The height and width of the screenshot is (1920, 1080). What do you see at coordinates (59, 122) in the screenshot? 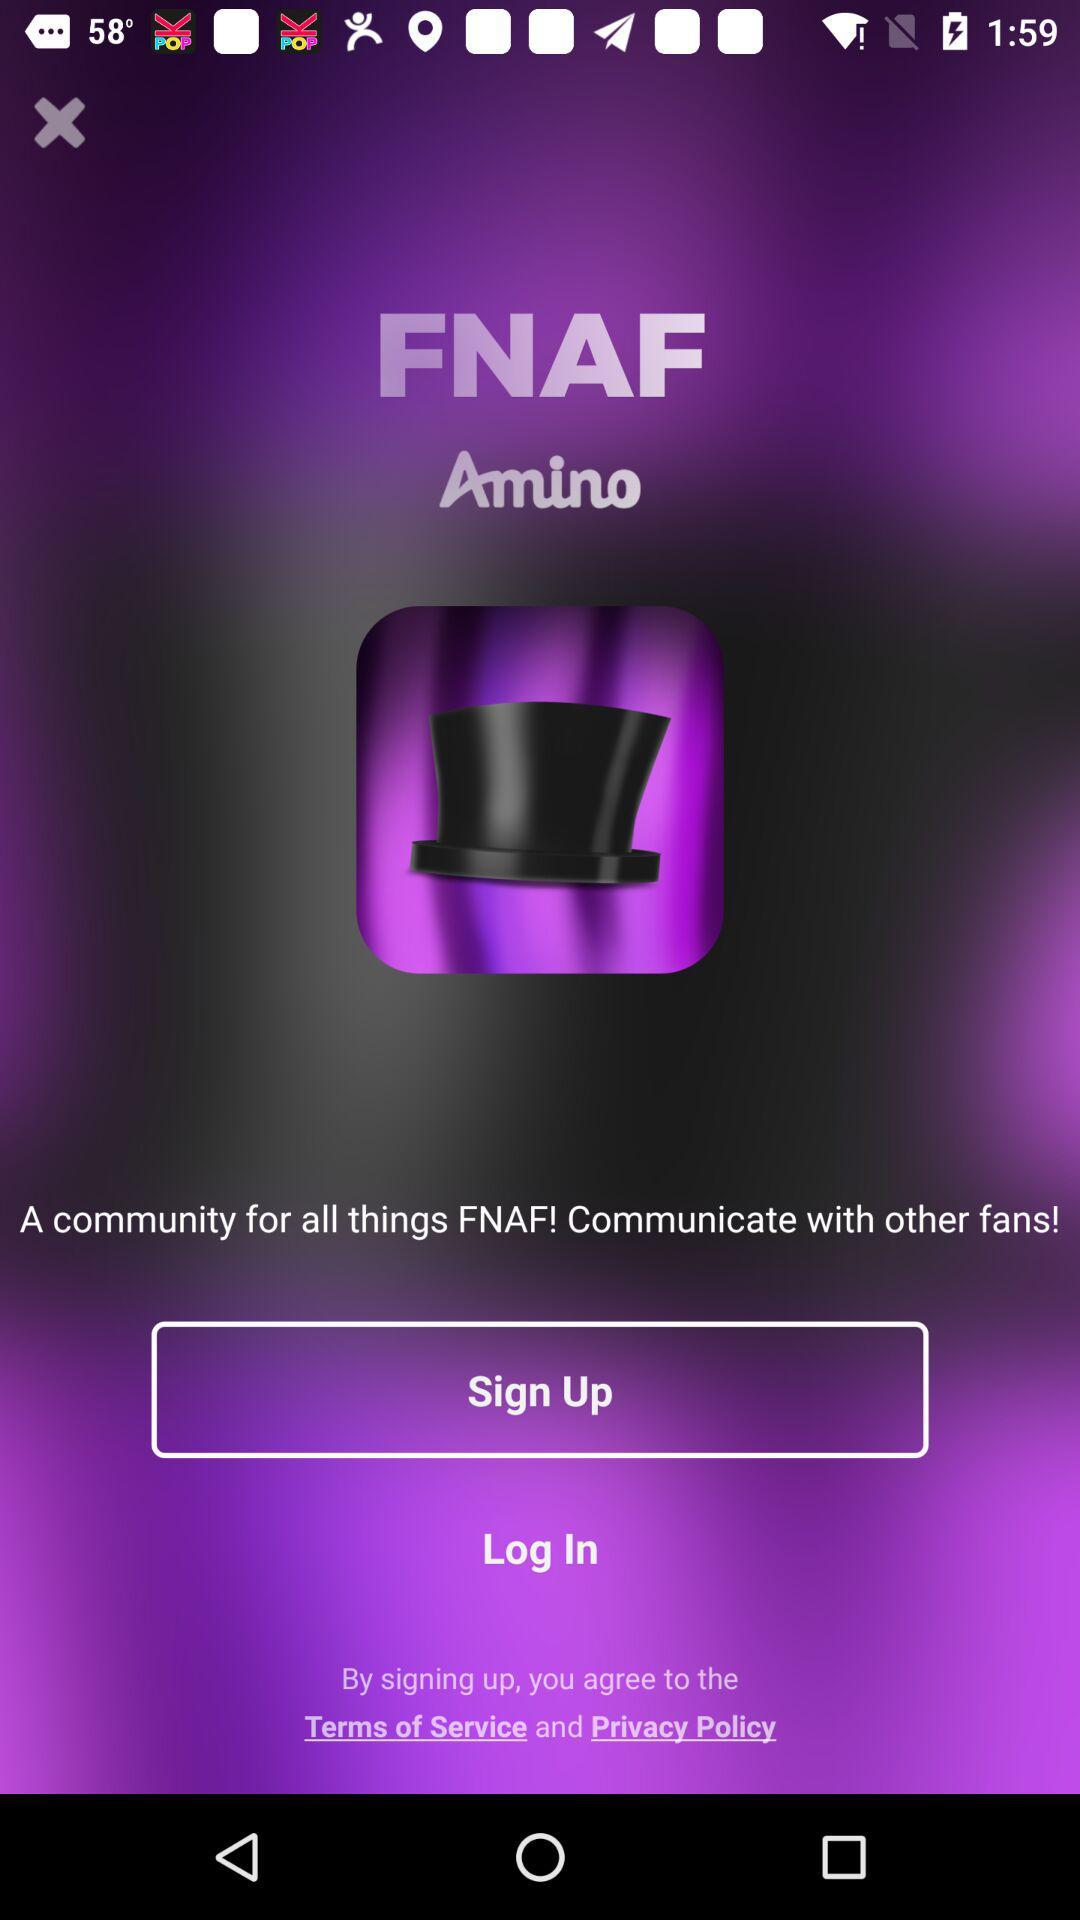
I see `the close icon` at bounding box center [59, 122].